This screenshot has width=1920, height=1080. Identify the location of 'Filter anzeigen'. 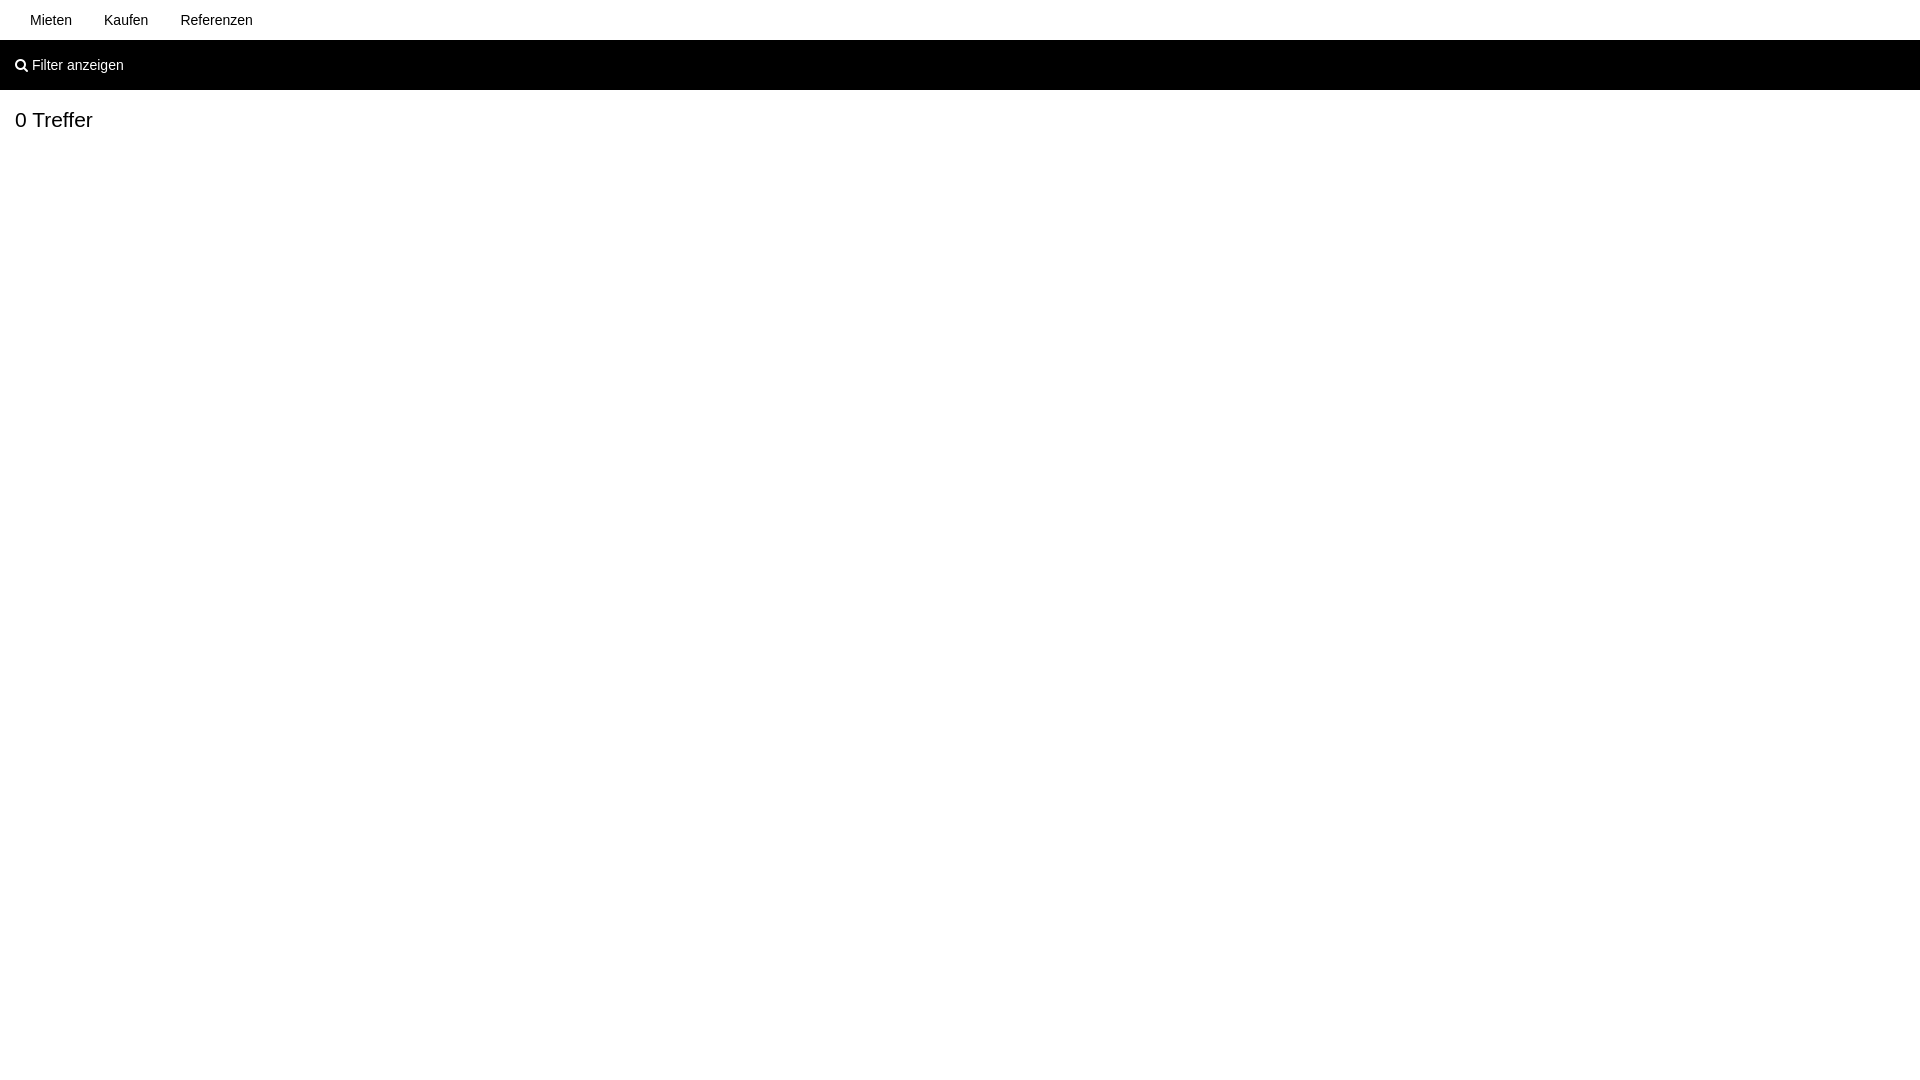
(960, 64).